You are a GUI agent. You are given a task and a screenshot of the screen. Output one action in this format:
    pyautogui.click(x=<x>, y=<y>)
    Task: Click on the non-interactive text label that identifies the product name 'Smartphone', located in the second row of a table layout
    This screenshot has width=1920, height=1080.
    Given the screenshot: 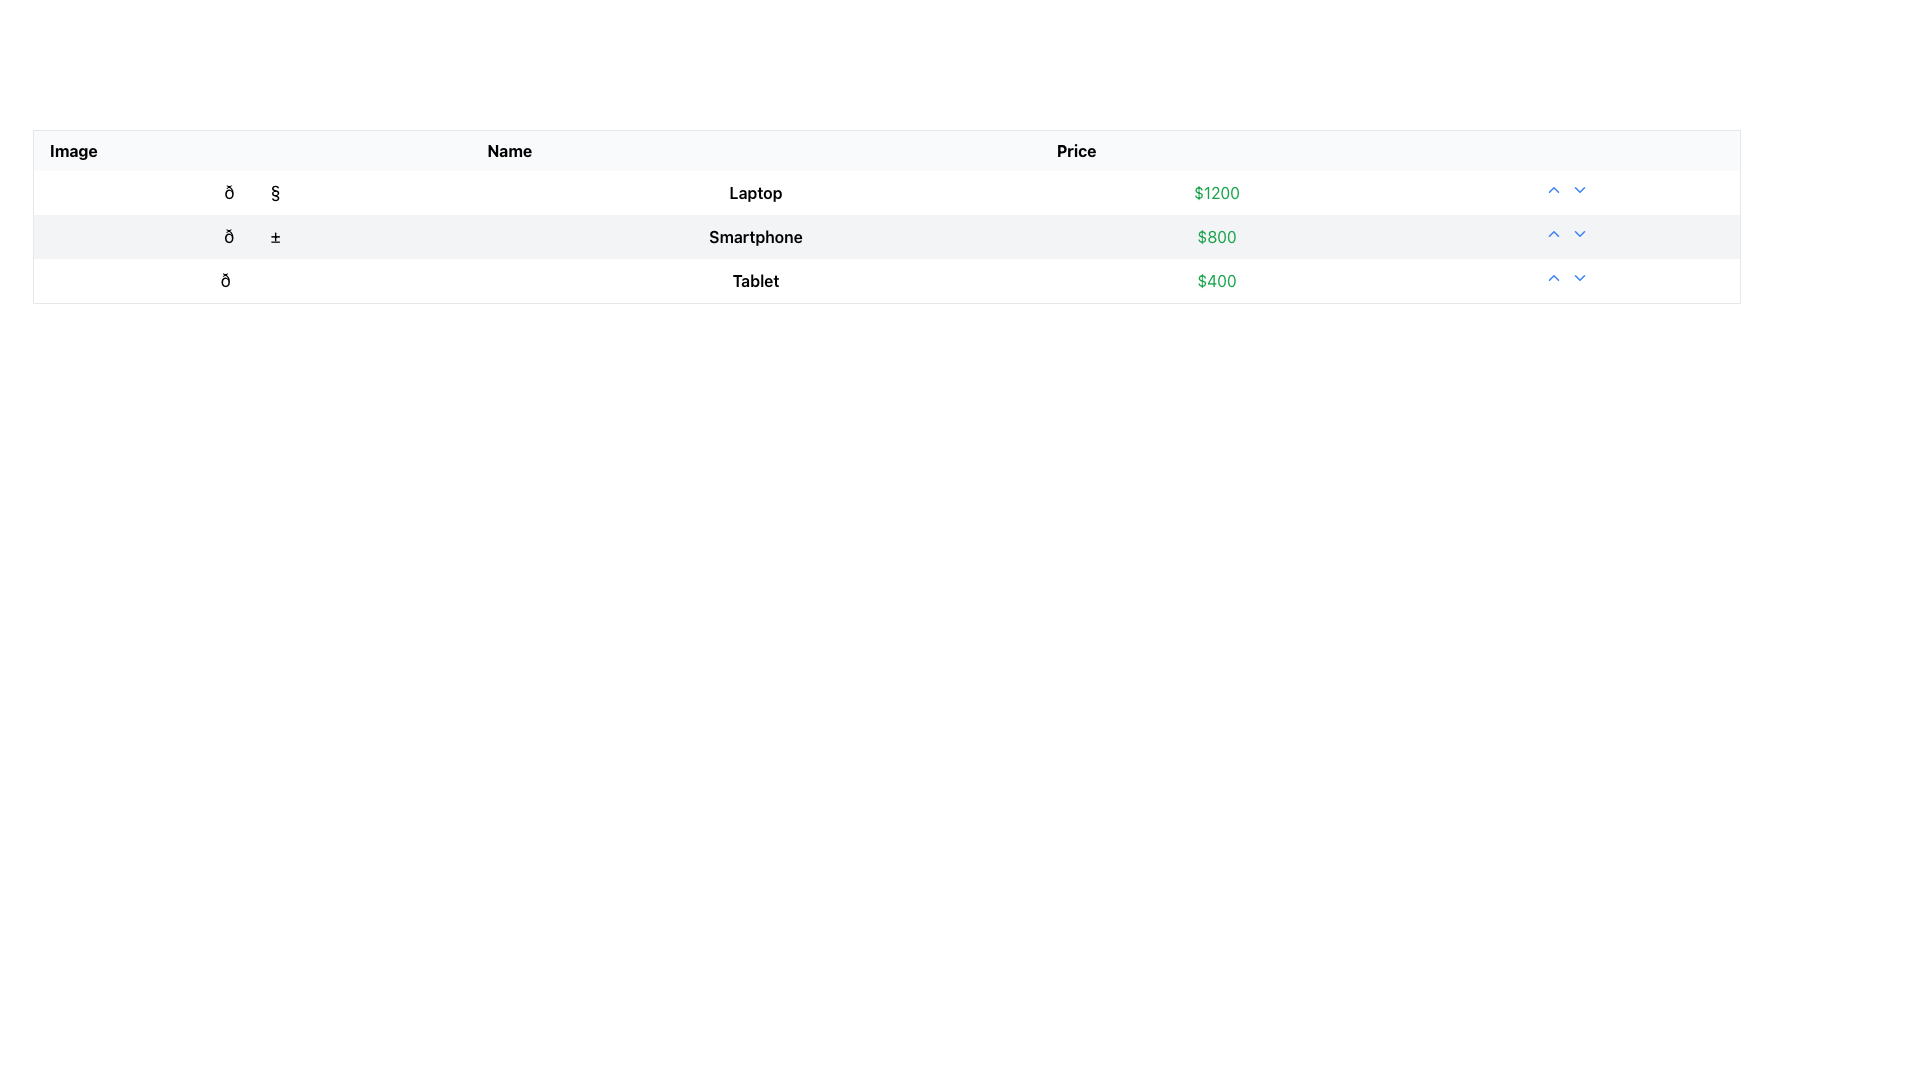 What is the action you would take?
    pyautogui.click(x=755, y=235)
    